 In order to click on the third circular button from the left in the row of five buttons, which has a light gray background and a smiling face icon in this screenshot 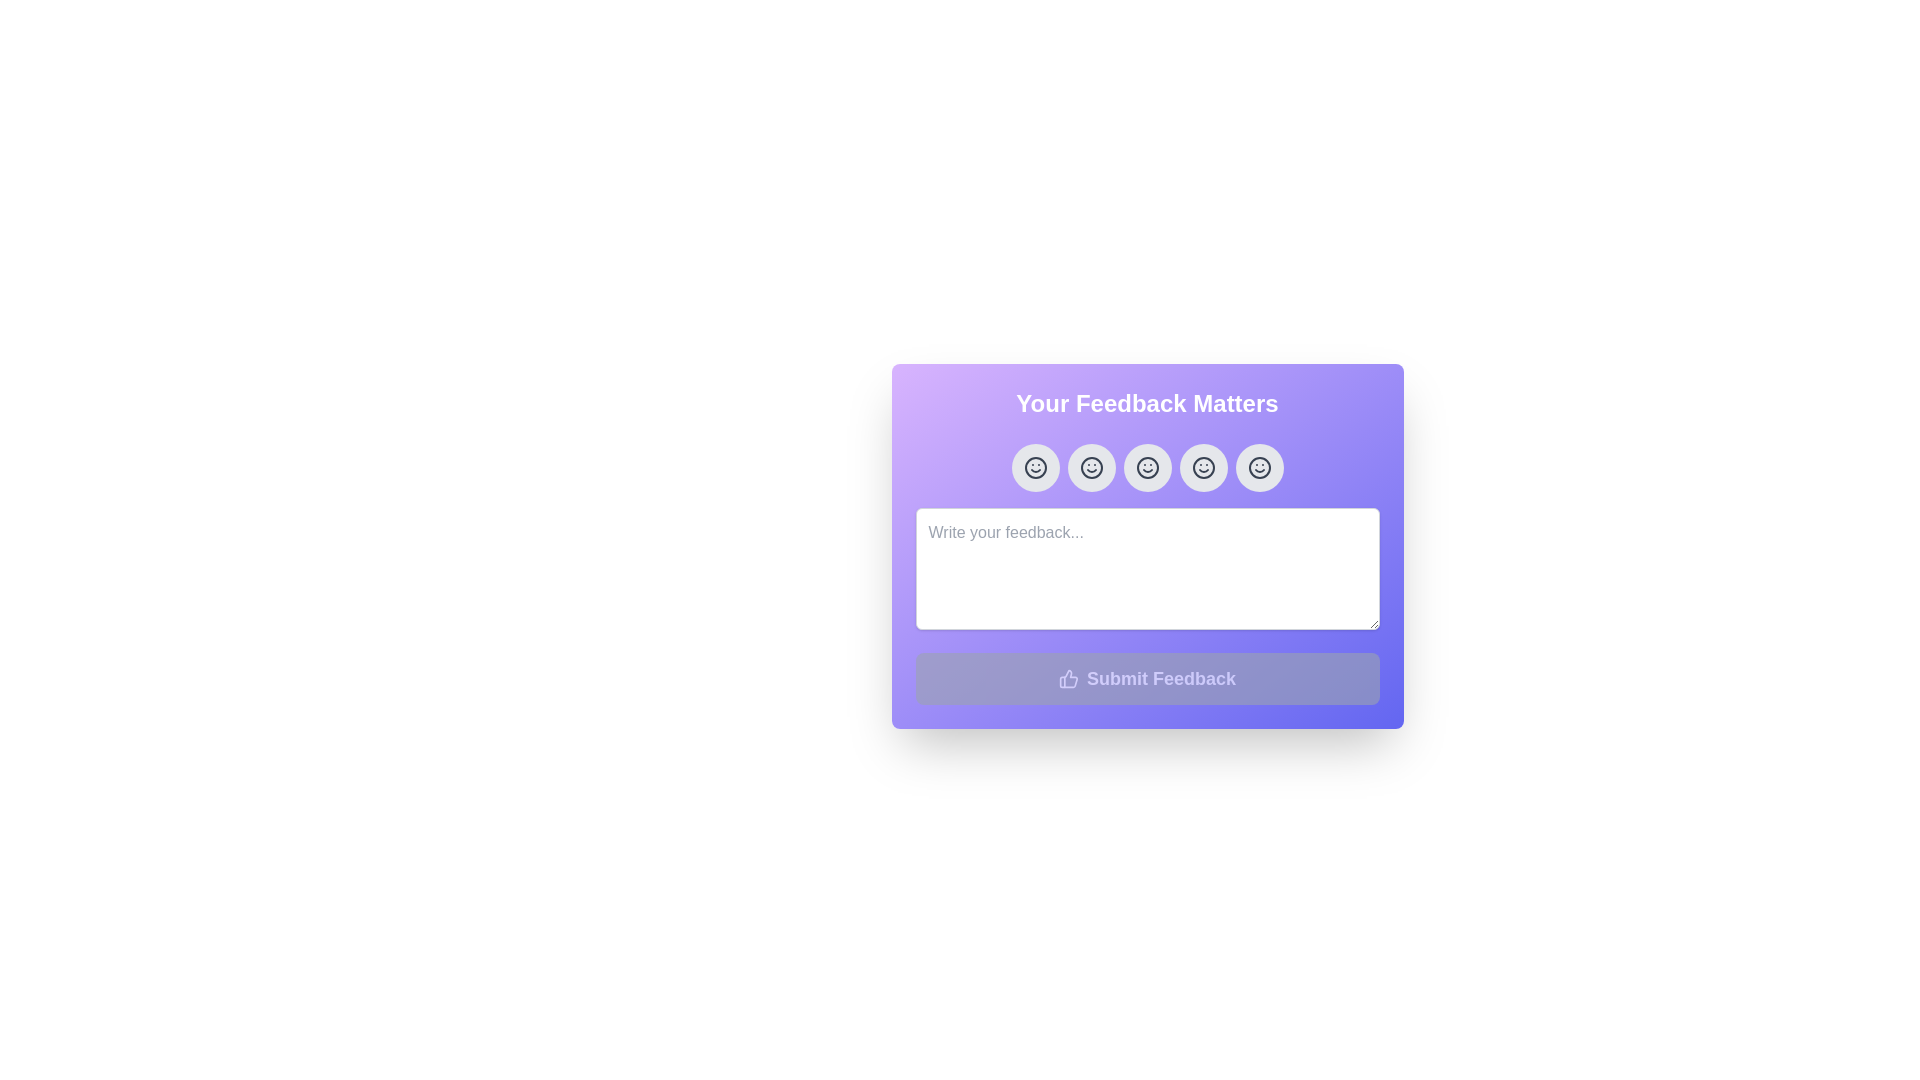, I will do `click(1147, 467)`.